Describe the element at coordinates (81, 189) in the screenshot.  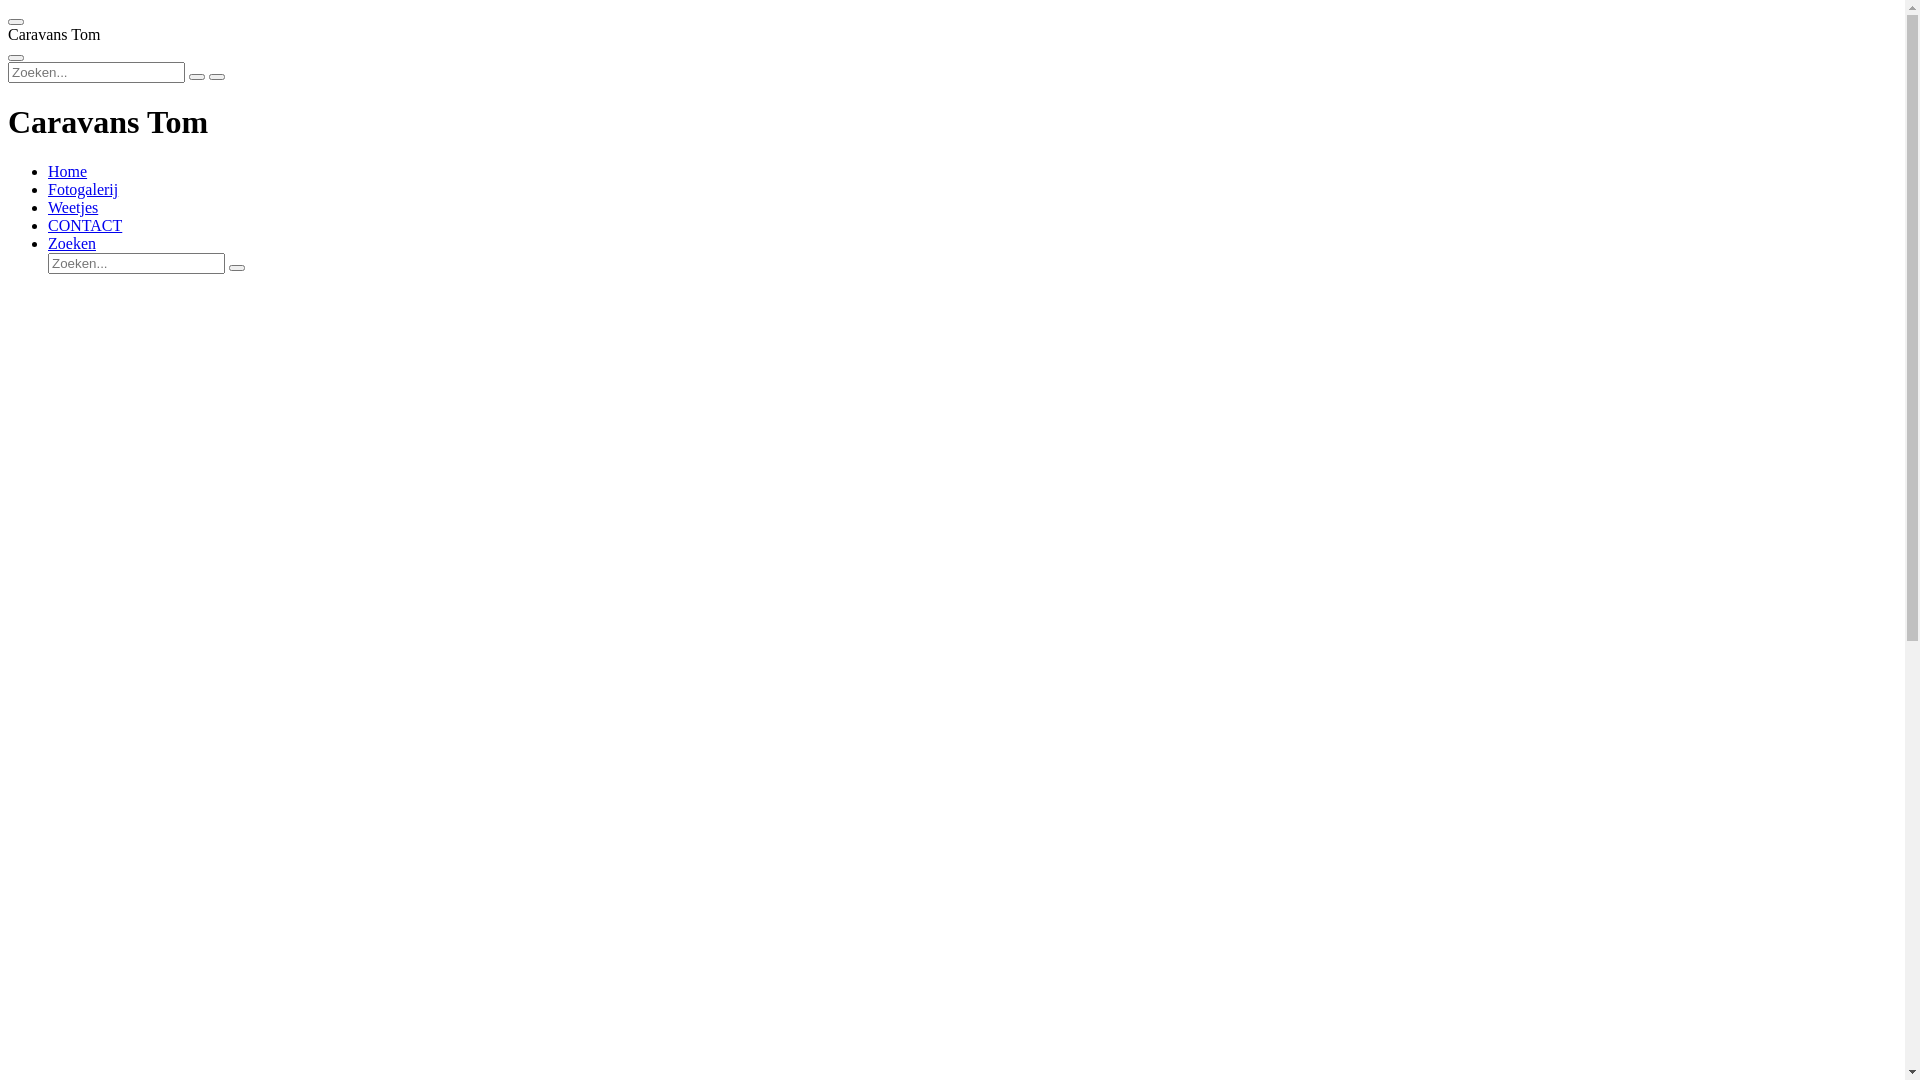
I see `'Fotogalerij'` at that location.